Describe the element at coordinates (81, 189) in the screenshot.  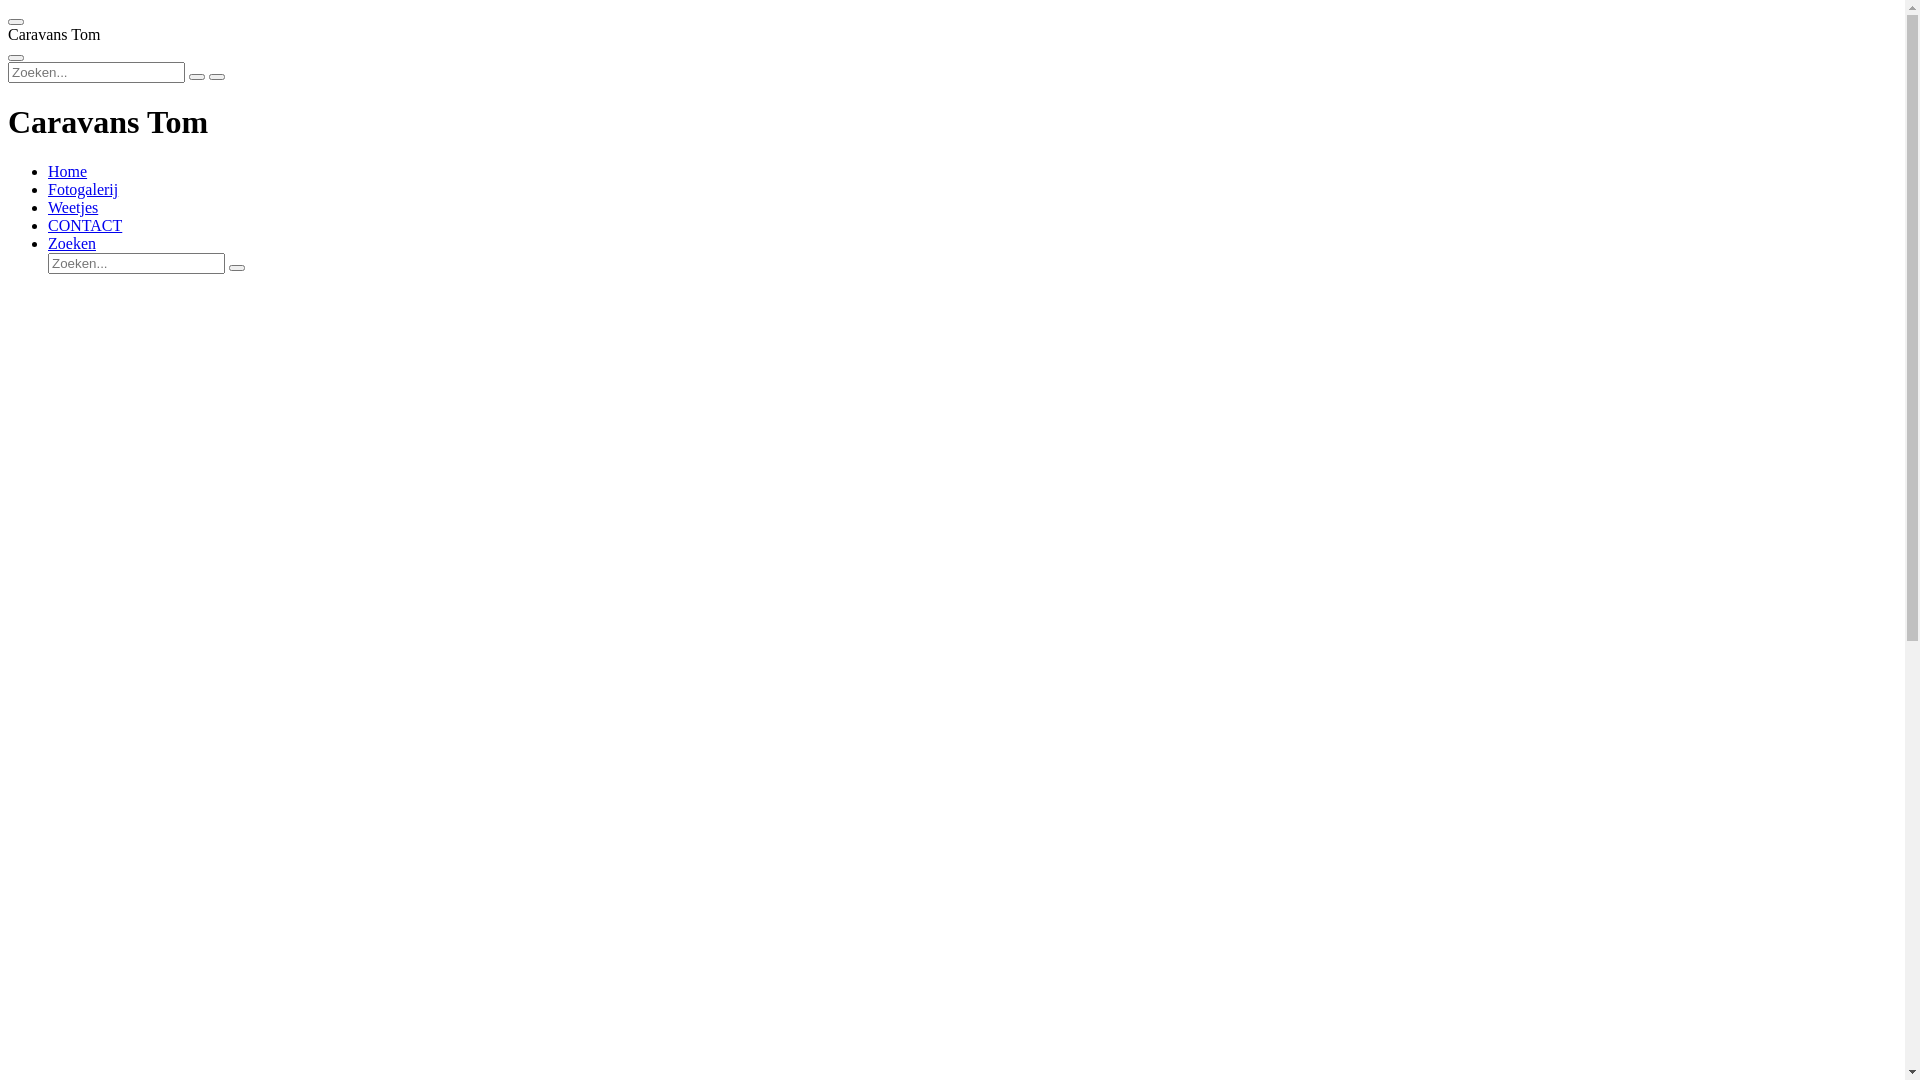
I see `'Fotogalerij'` at that location.